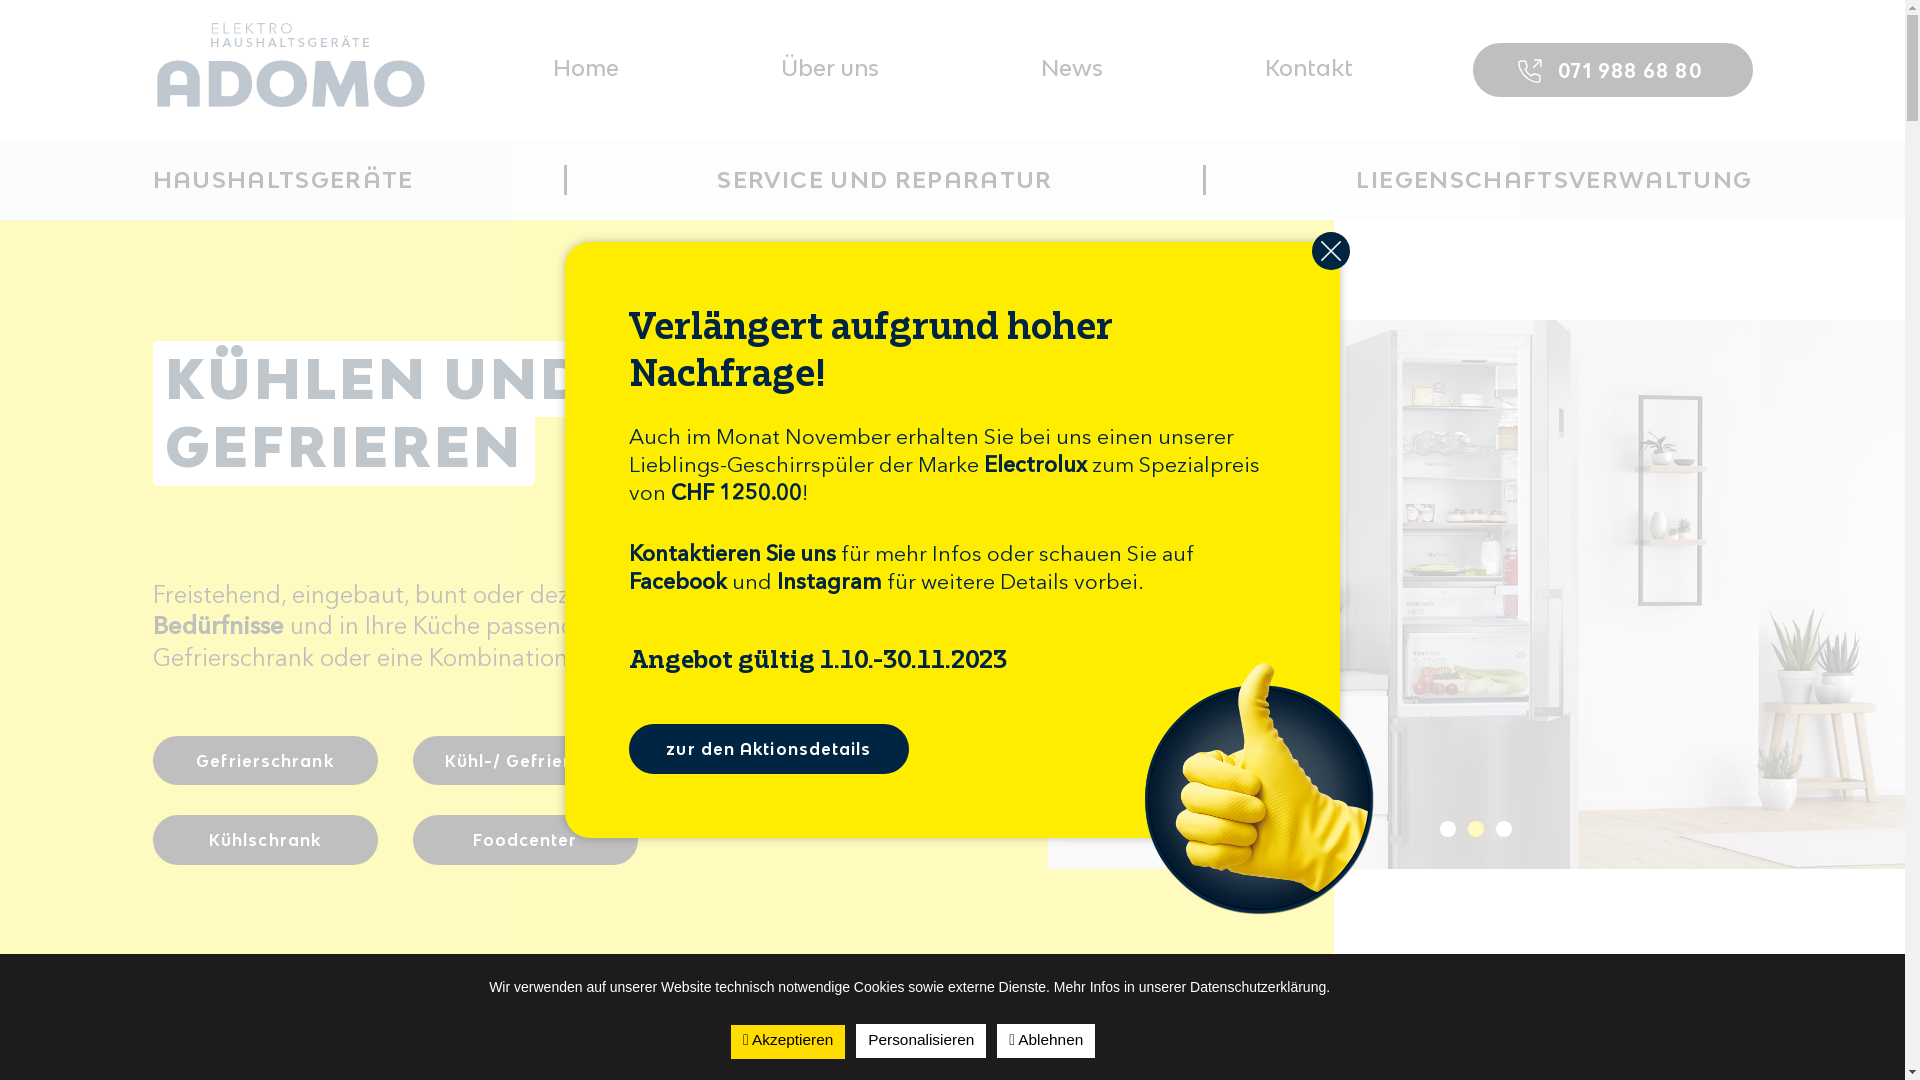 The image size is (1920, 1080). What do you see at coordinates (524, 840) in the screenshot?
I see `'Foodcenter'` at bounding box center [524, 840].